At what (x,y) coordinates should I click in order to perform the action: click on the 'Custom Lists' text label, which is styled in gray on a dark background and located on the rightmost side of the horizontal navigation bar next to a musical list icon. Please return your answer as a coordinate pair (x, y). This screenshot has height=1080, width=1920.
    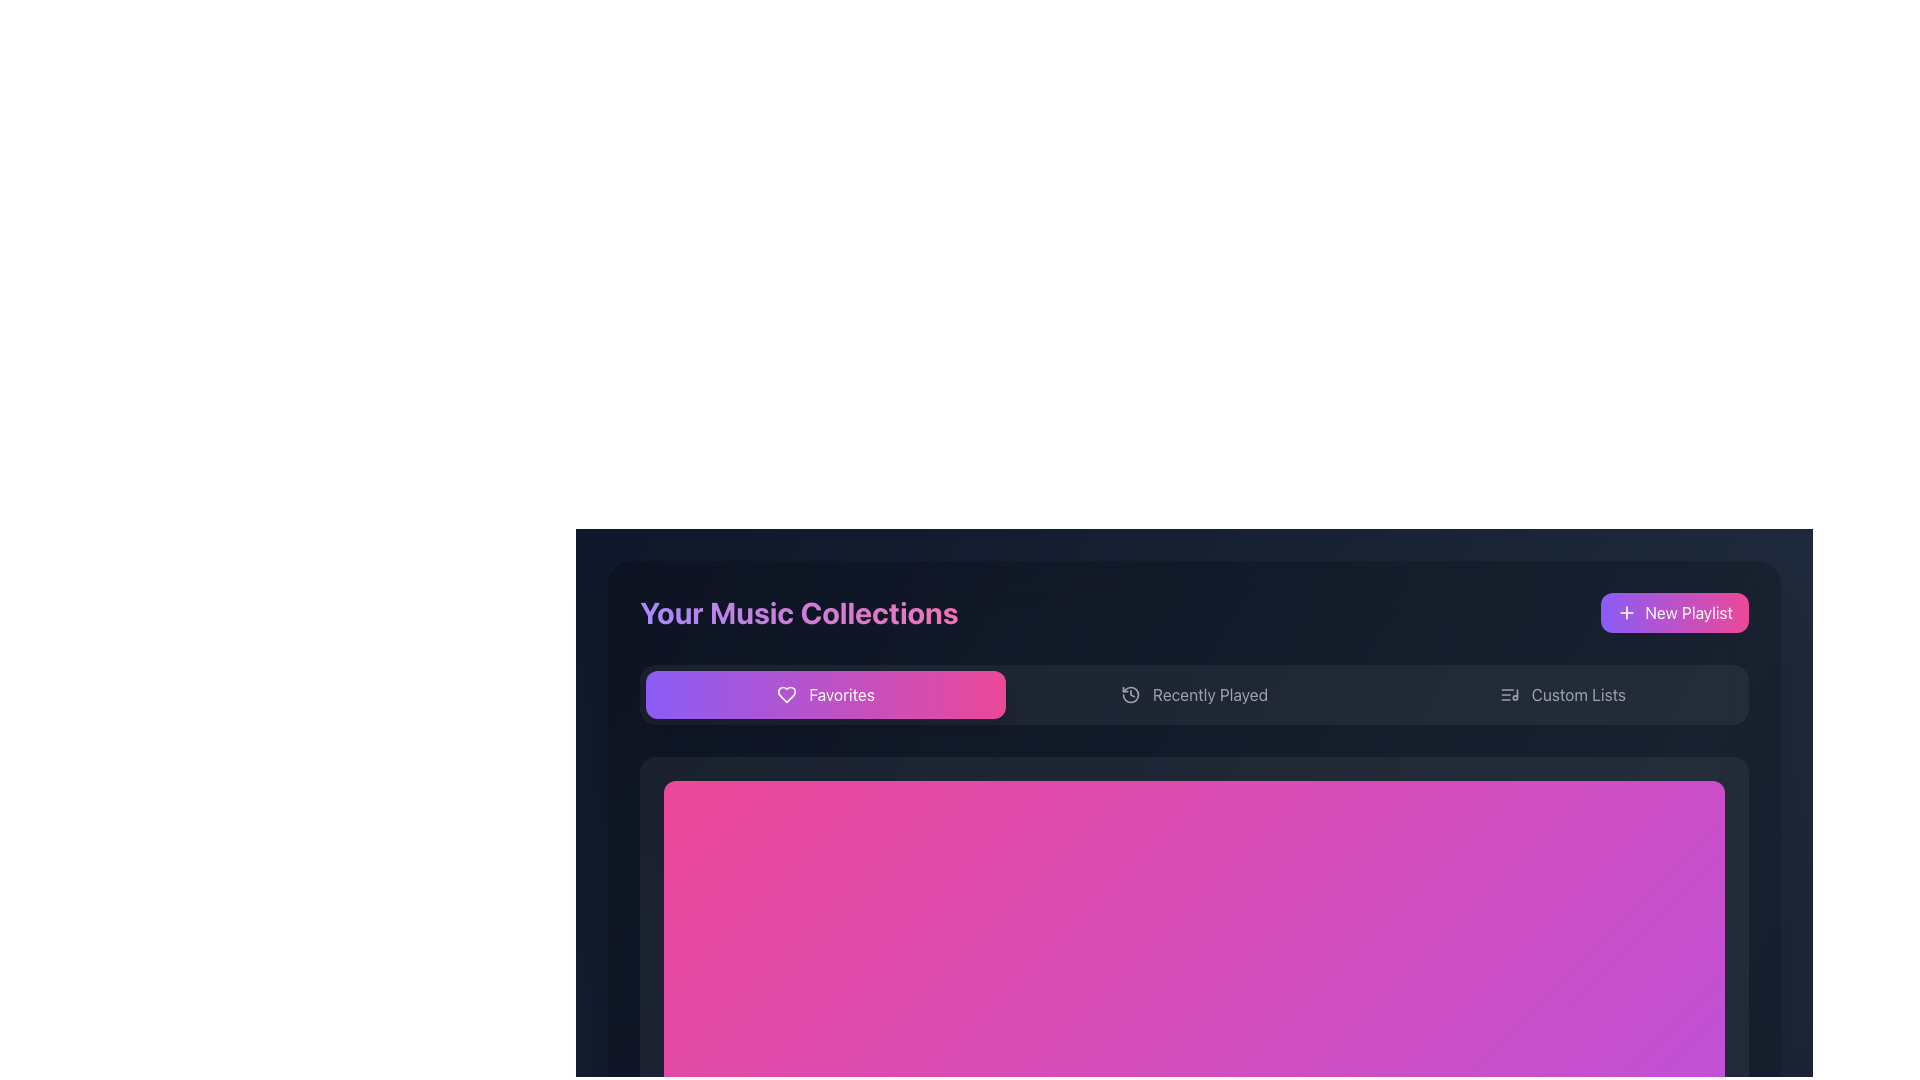
    Looking at the image, I should click on (1577, 693).